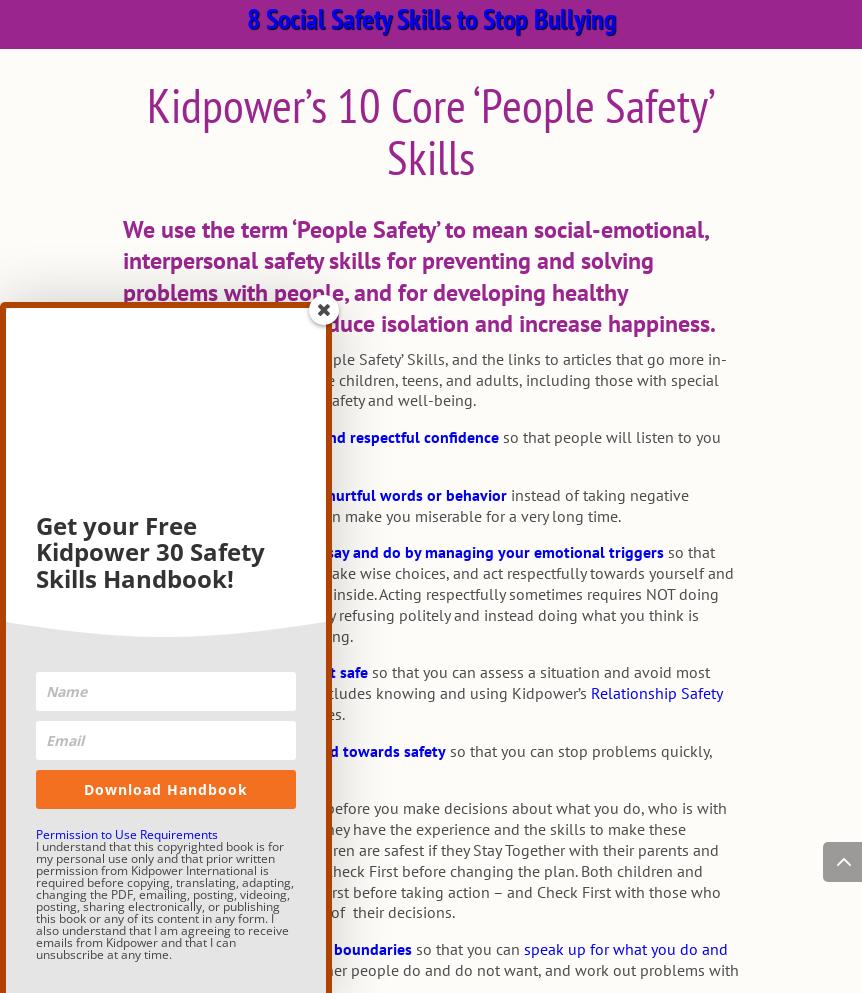 The width and height of the screenshot is (862, 993). Describe the element at coordinates (158, 712) in the screenshot. I see `'Rules and'` at that location.